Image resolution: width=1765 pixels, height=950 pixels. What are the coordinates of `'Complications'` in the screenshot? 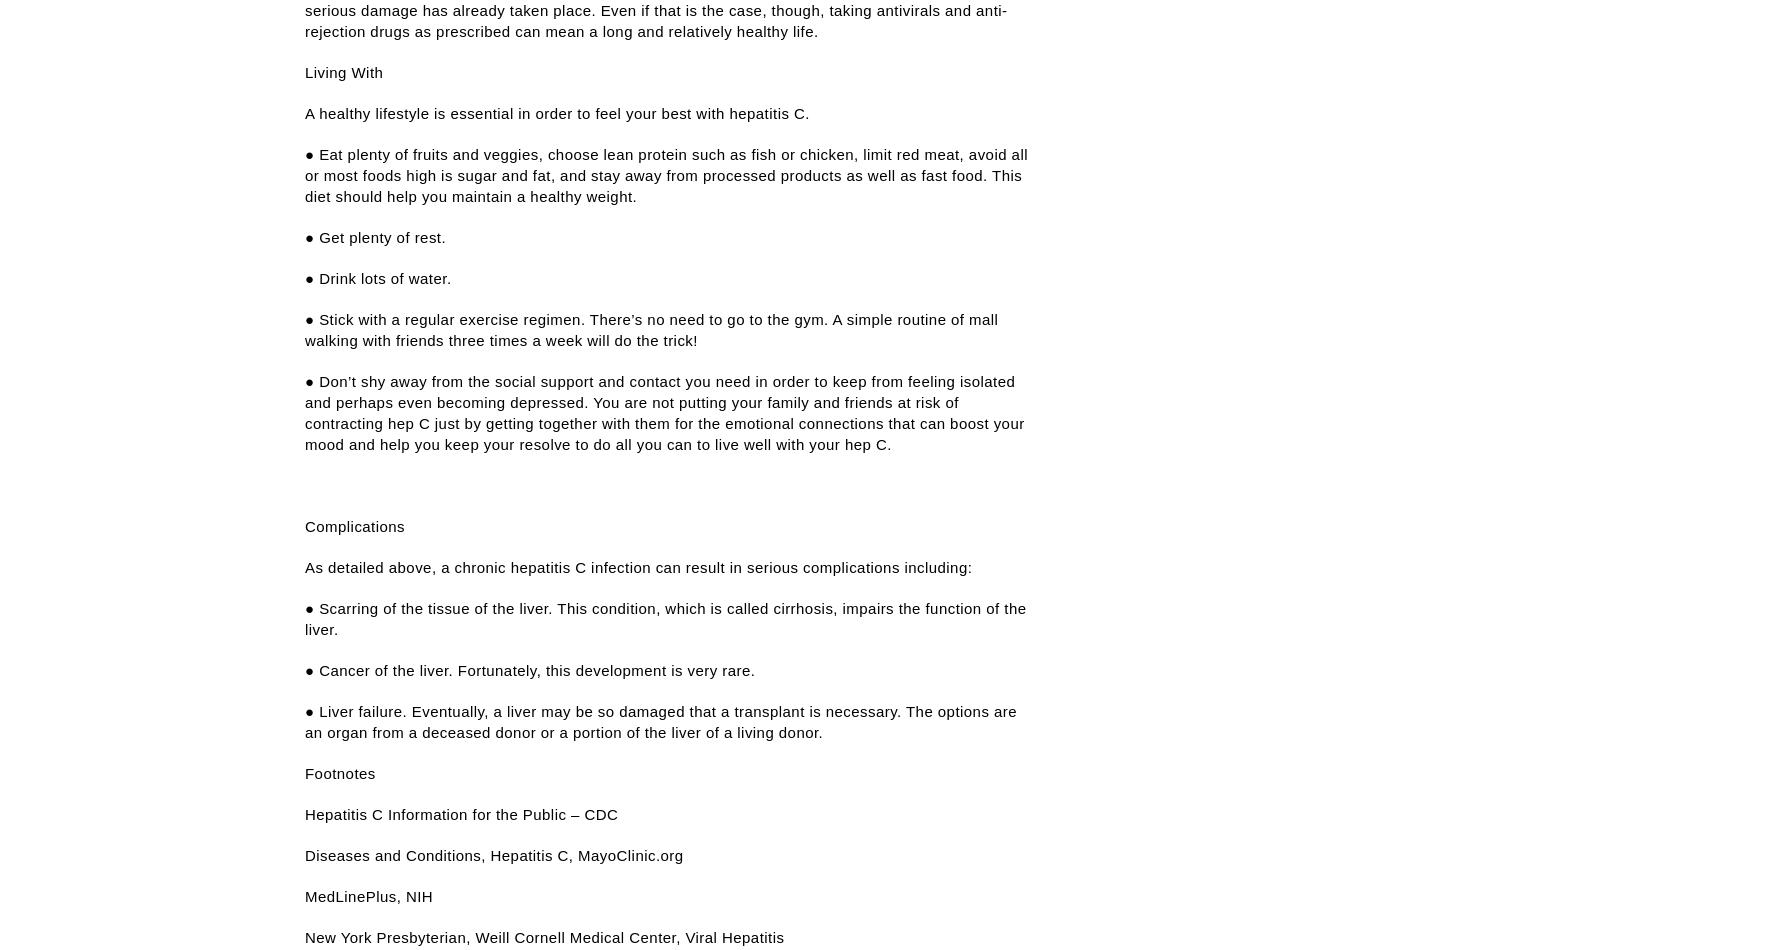 It's located at (303, 526).